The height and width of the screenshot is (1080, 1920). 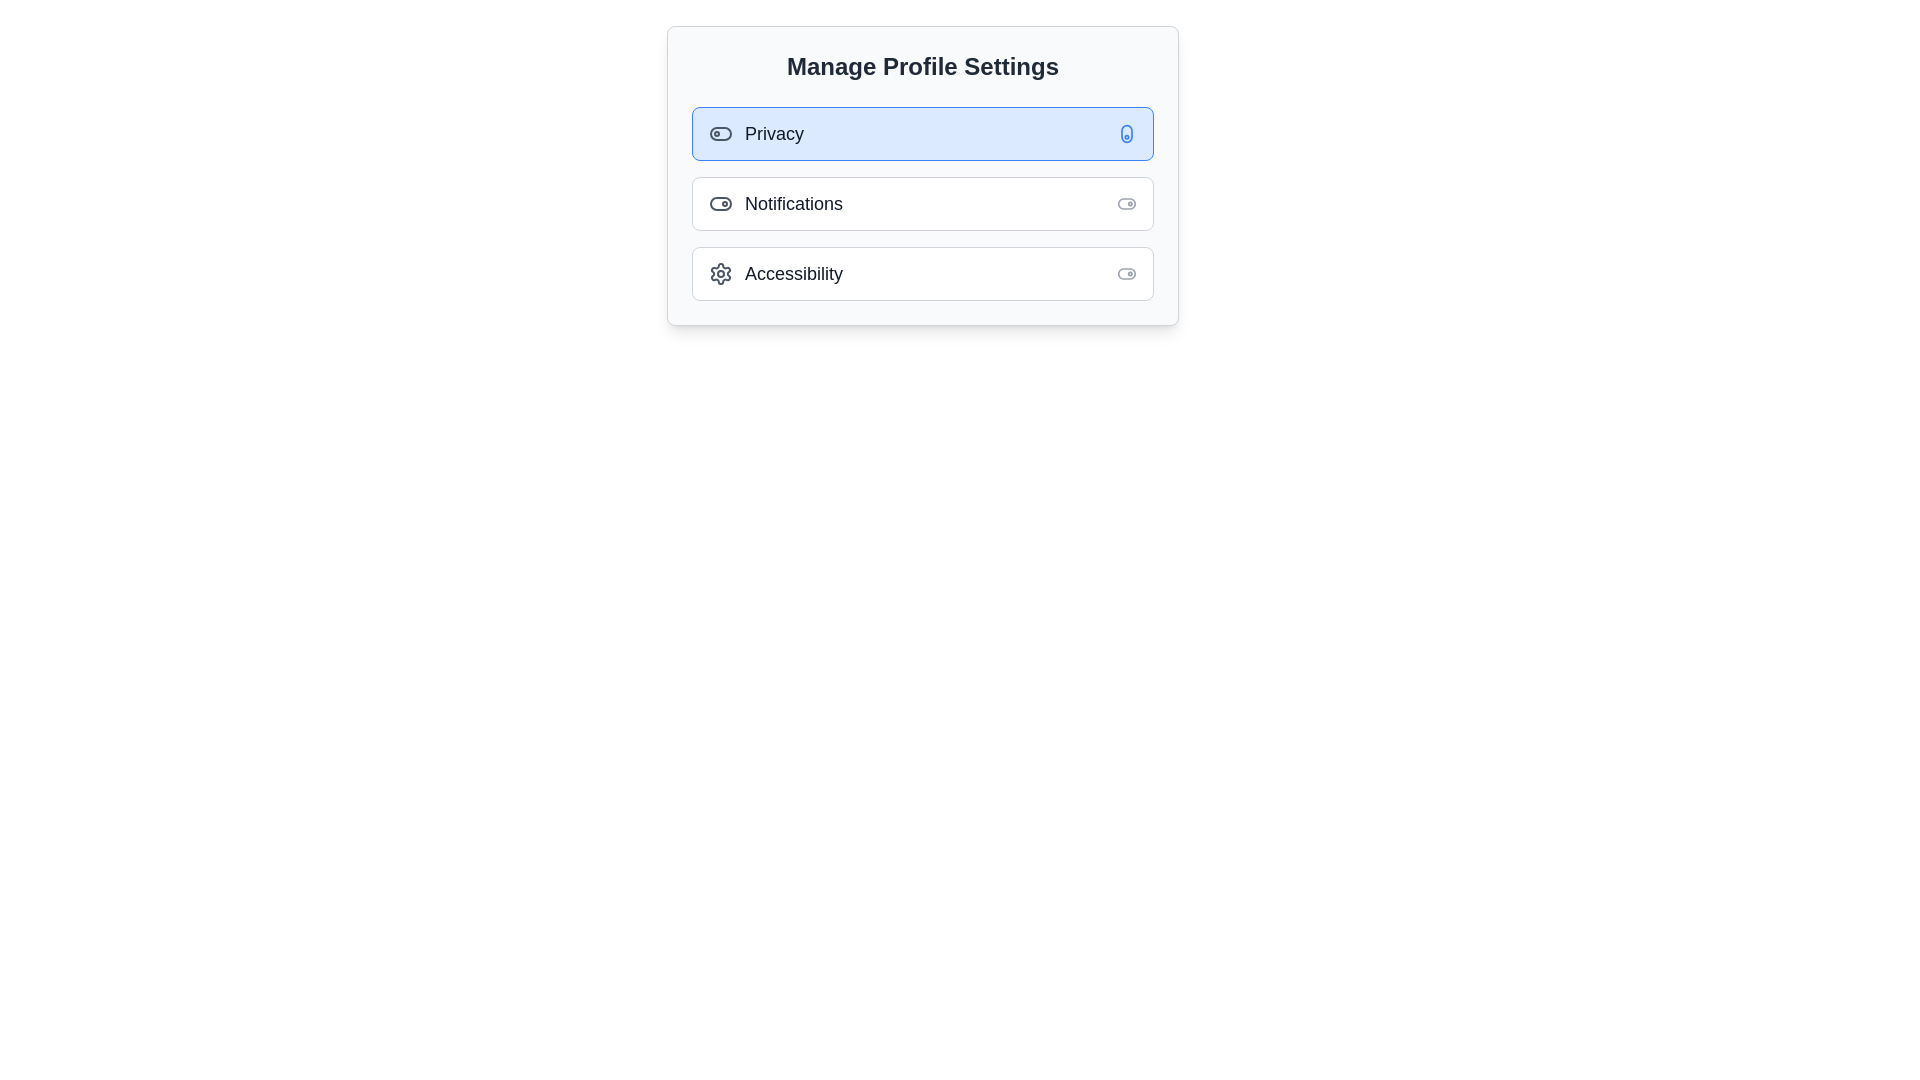 I want to click on the background layer of the toggle switch located within the 'Notifications' list item, which is an elongated rectangular shape with rounded corners and a light appearance indicating an inactive state, so click(x=720, y=204).